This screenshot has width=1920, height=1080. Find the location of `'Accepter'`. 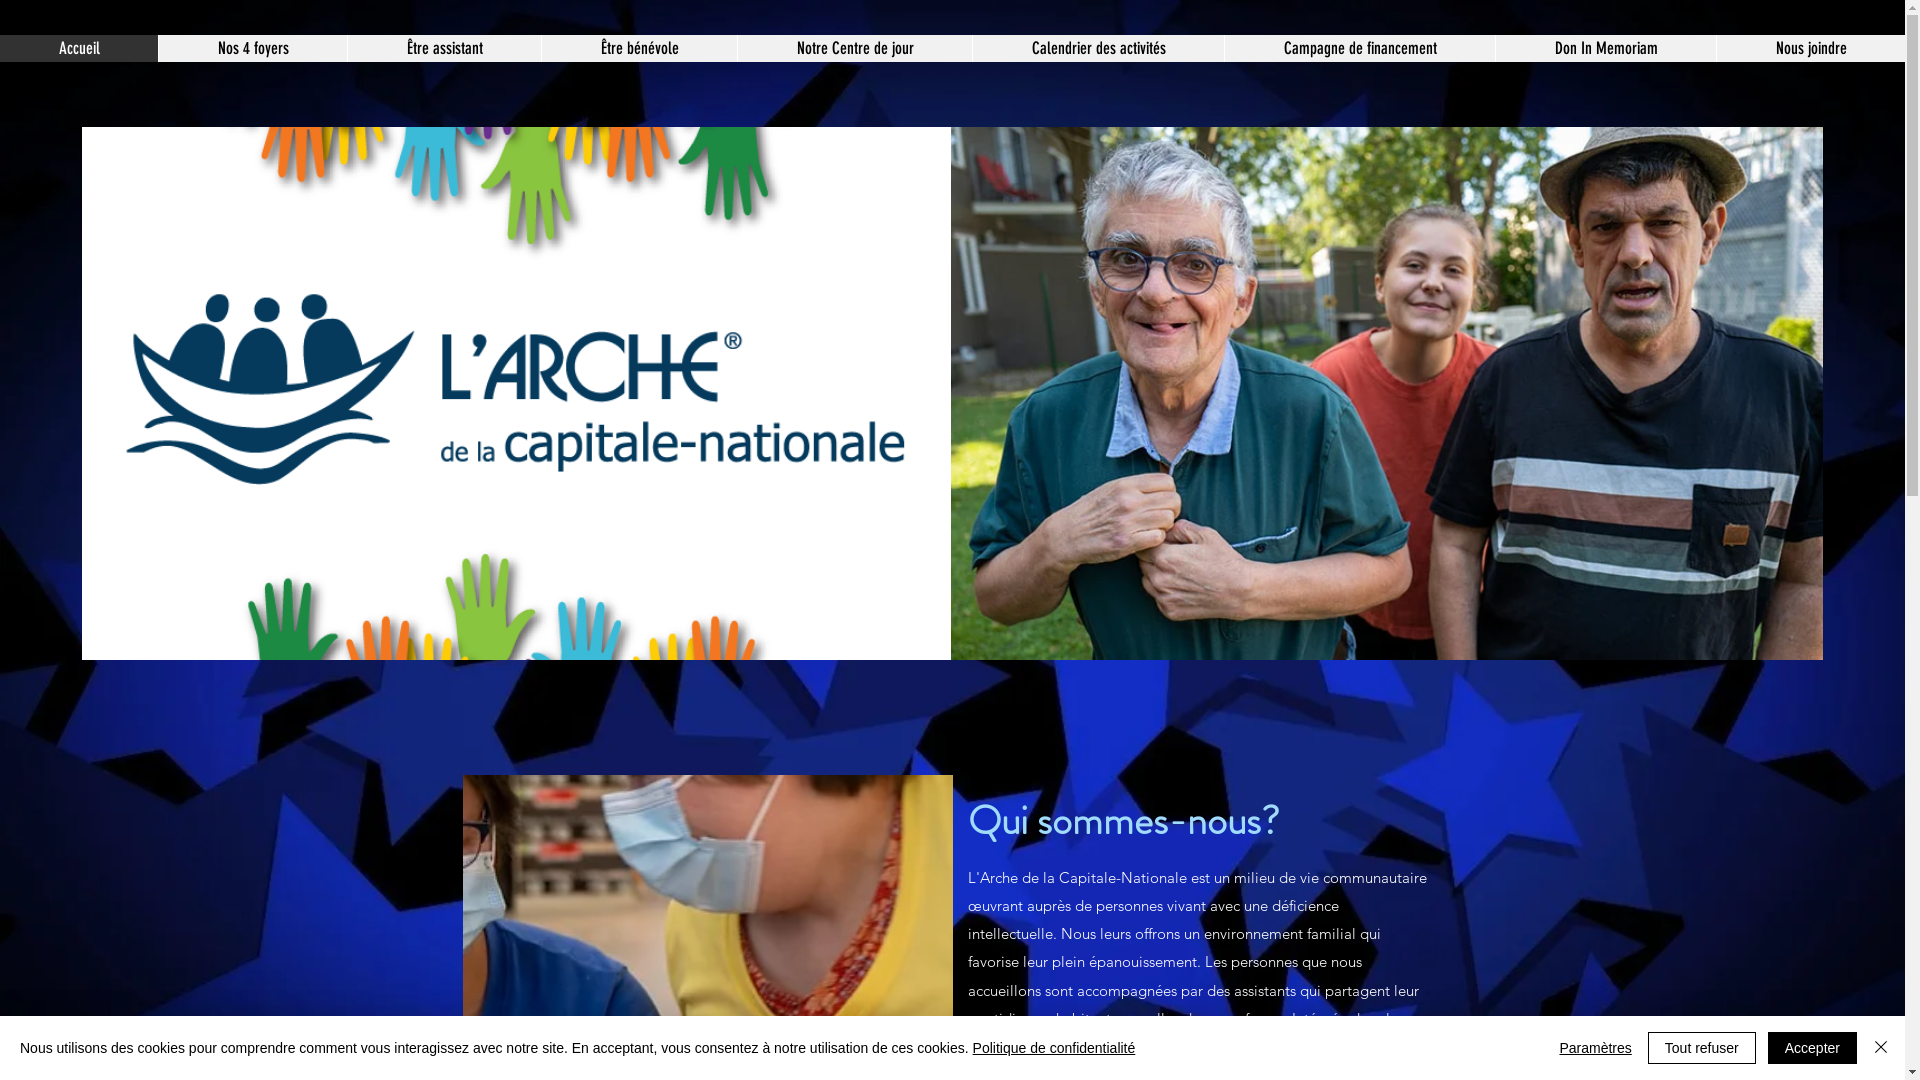

'Accepter' is located at coordinates (1767, 1047).